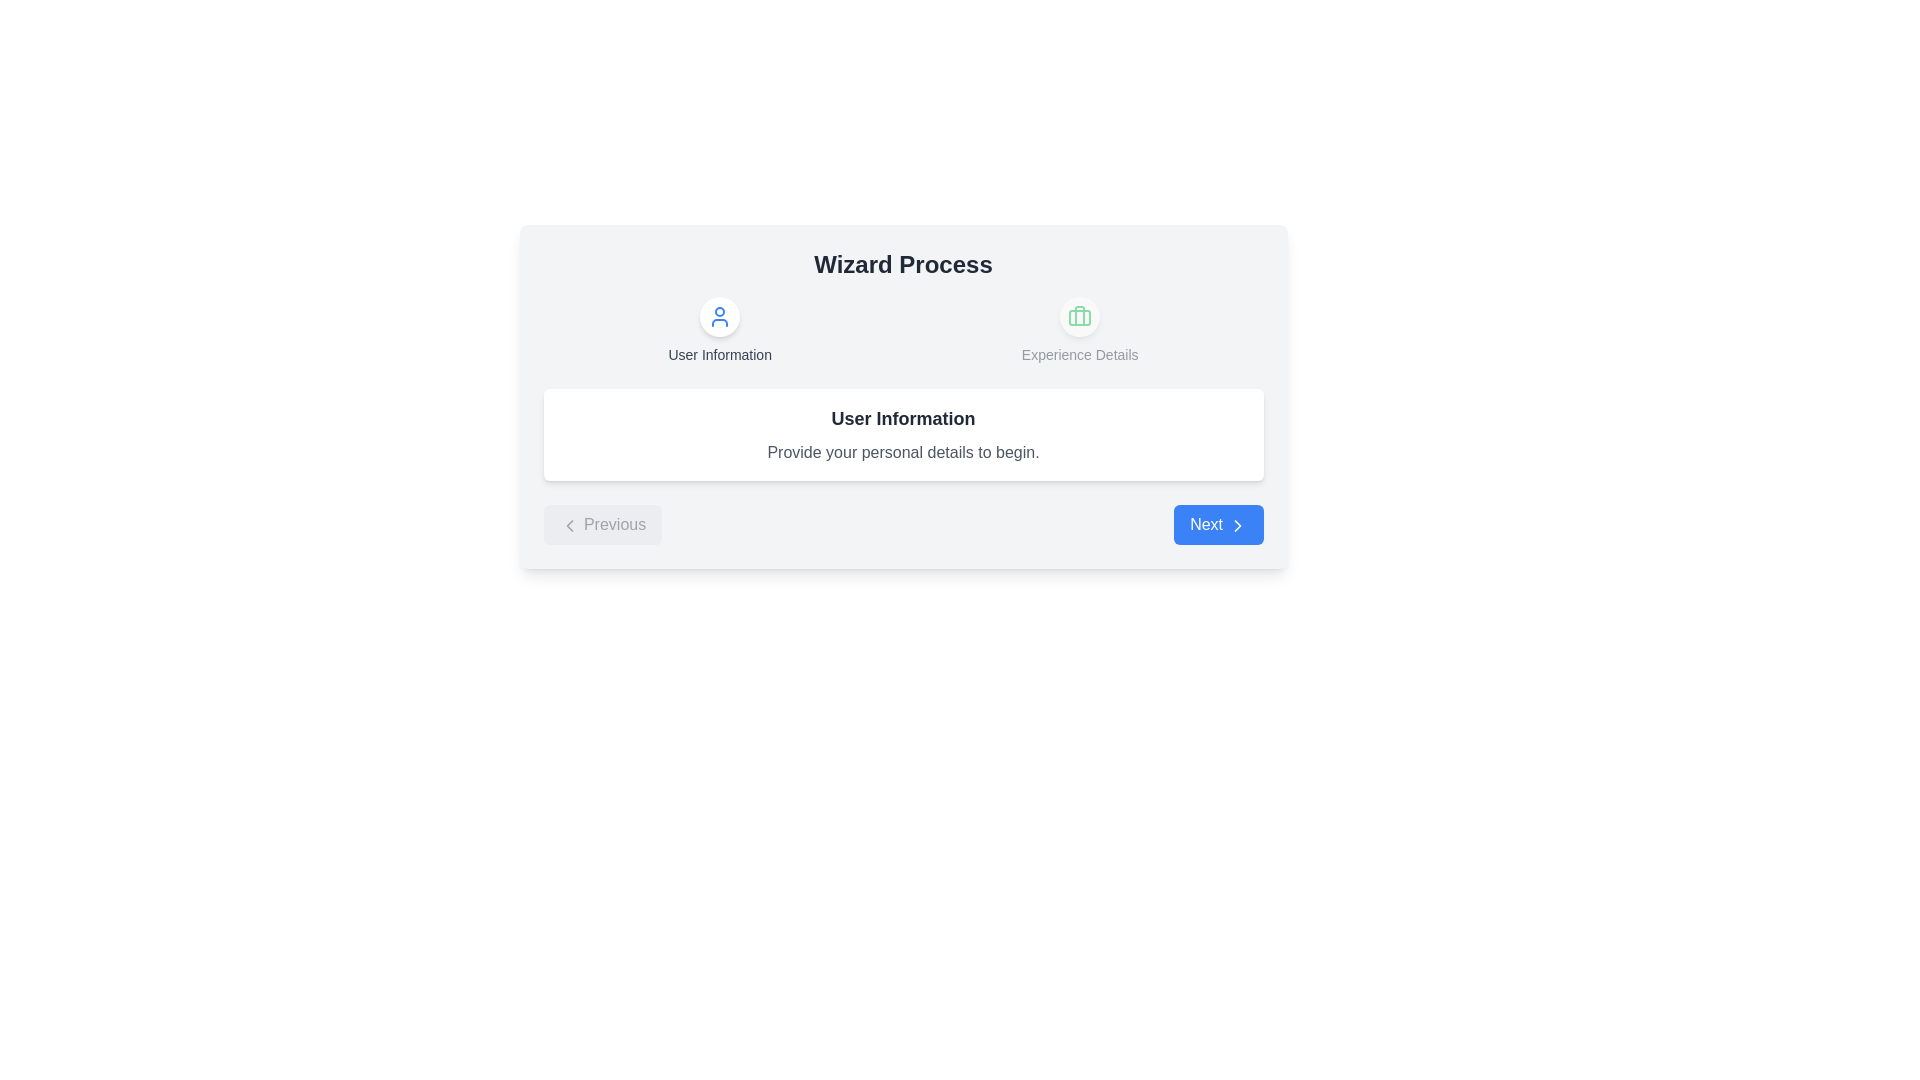  What do you see at coordinates (720, 315) in the screenshot?
I see `the 'User Information' icon located in the upper section of the interface, which visually represents the 'User Information' section within the 'Wizard Process' card` at bounding box center [720, 315].